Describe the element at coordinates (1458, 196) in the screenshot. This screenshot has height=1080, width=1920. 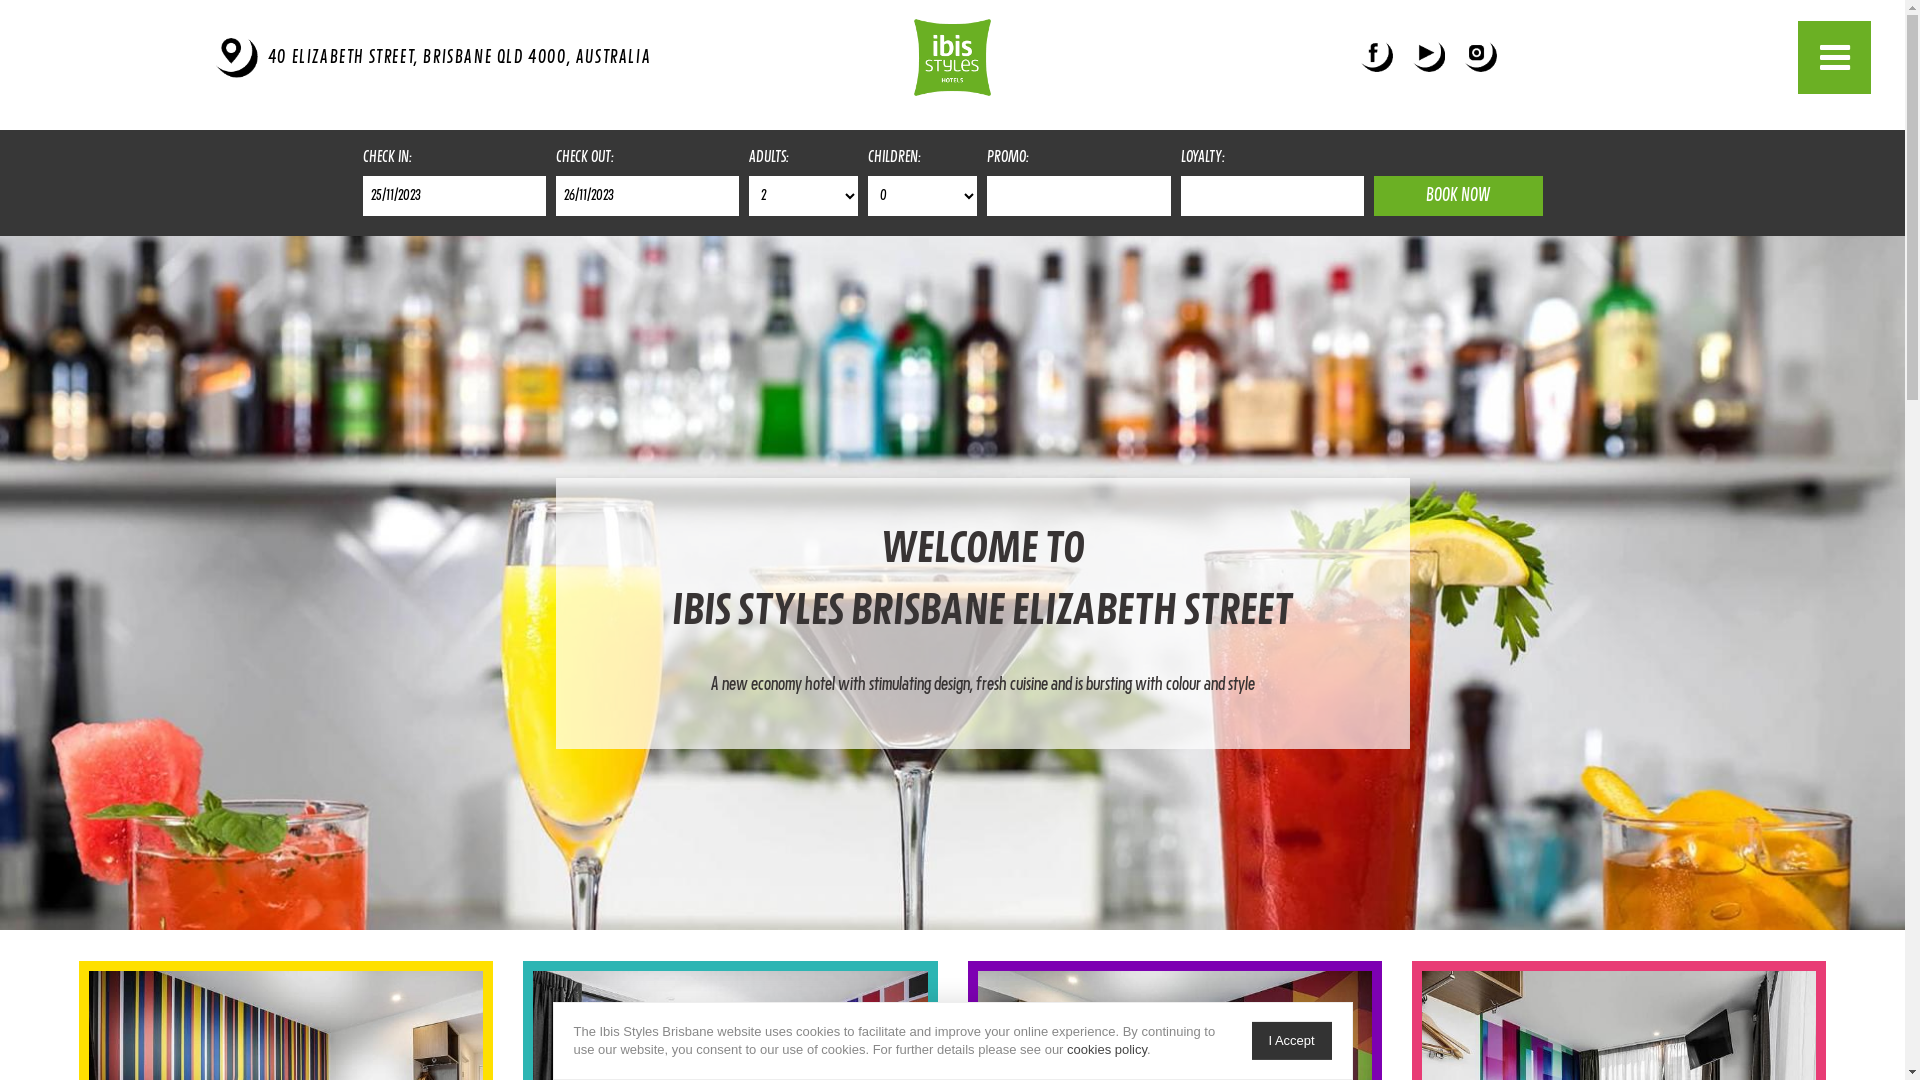
I see `'Book Now'` at that location.